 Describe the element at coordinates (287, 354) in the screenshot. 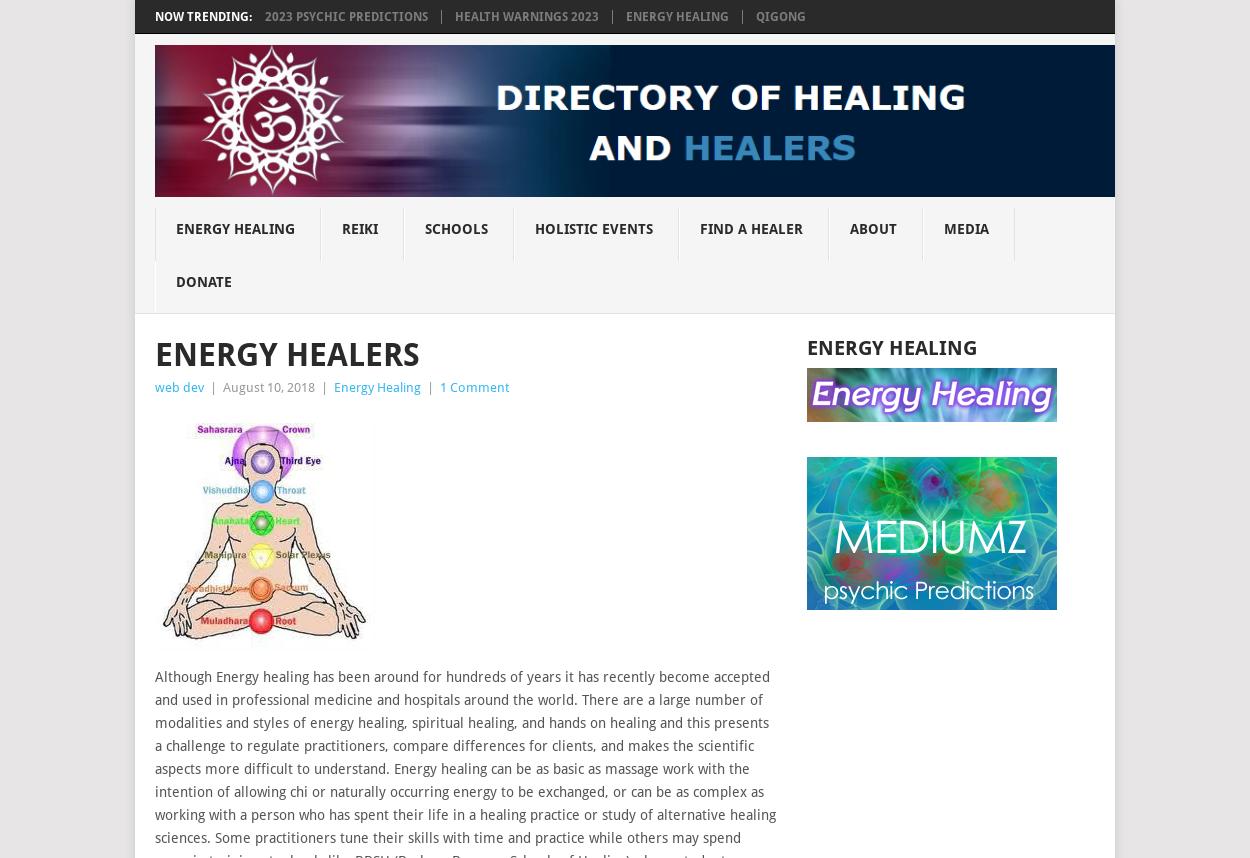

I see `'Energy Healers'` at that location.